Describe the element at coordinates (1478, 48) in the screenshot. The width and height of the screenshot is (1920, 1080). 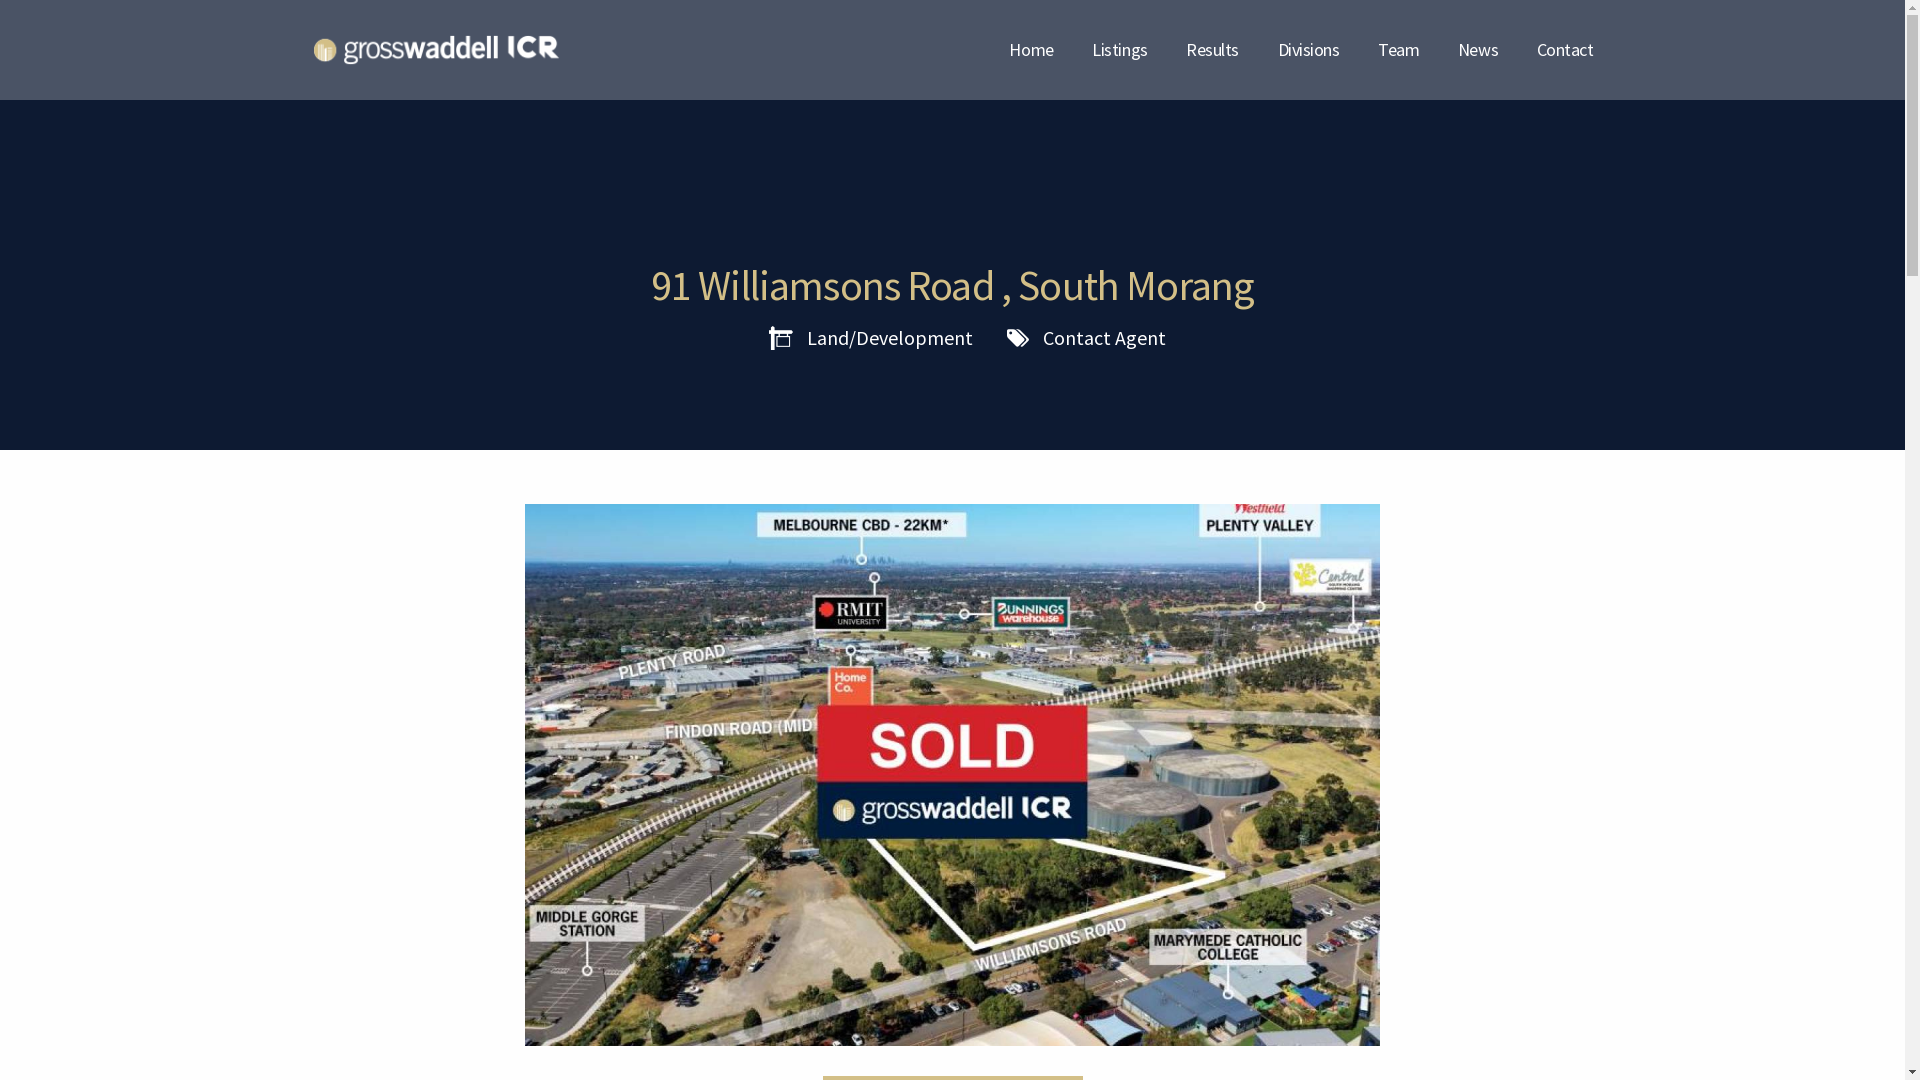
I see `'News'` at that location.